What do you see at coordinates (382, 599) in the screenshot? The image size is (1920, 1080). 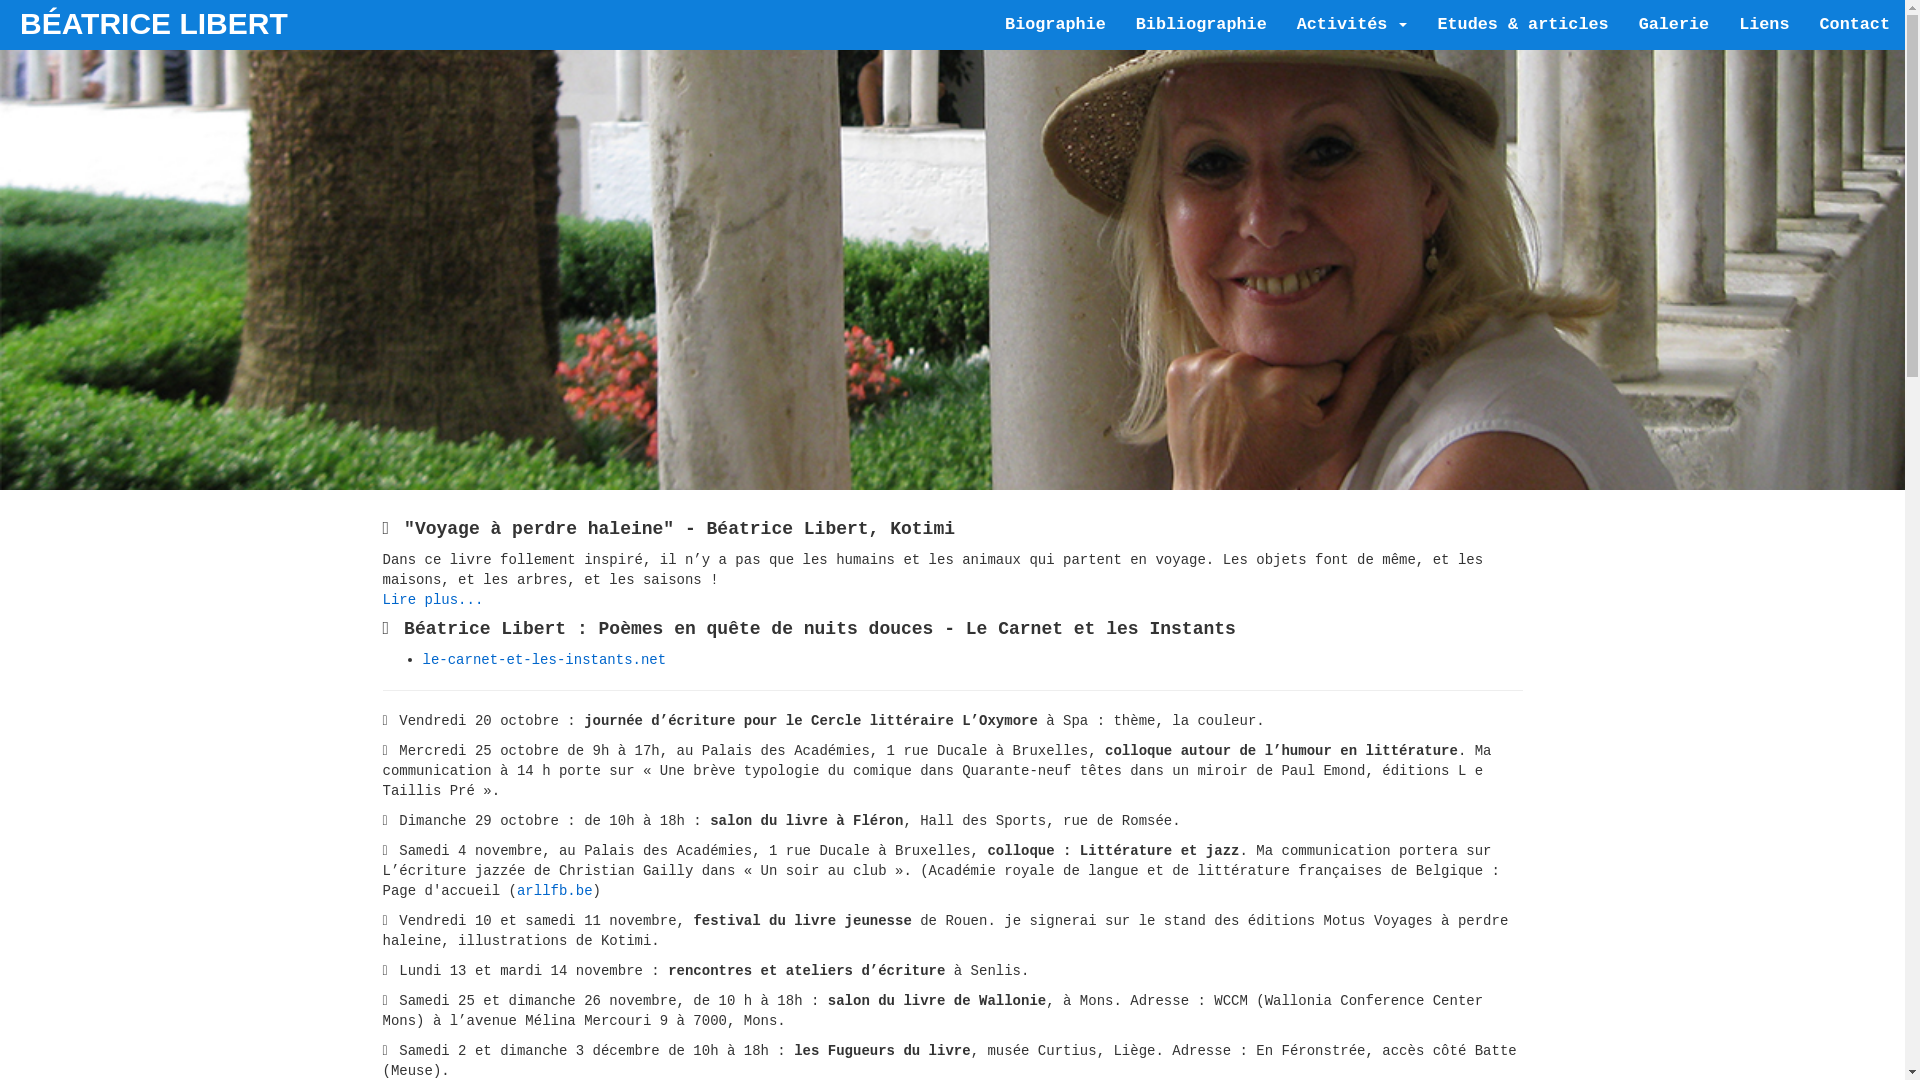 I see `'Lire plus...'` at bounding box center [382, 599].